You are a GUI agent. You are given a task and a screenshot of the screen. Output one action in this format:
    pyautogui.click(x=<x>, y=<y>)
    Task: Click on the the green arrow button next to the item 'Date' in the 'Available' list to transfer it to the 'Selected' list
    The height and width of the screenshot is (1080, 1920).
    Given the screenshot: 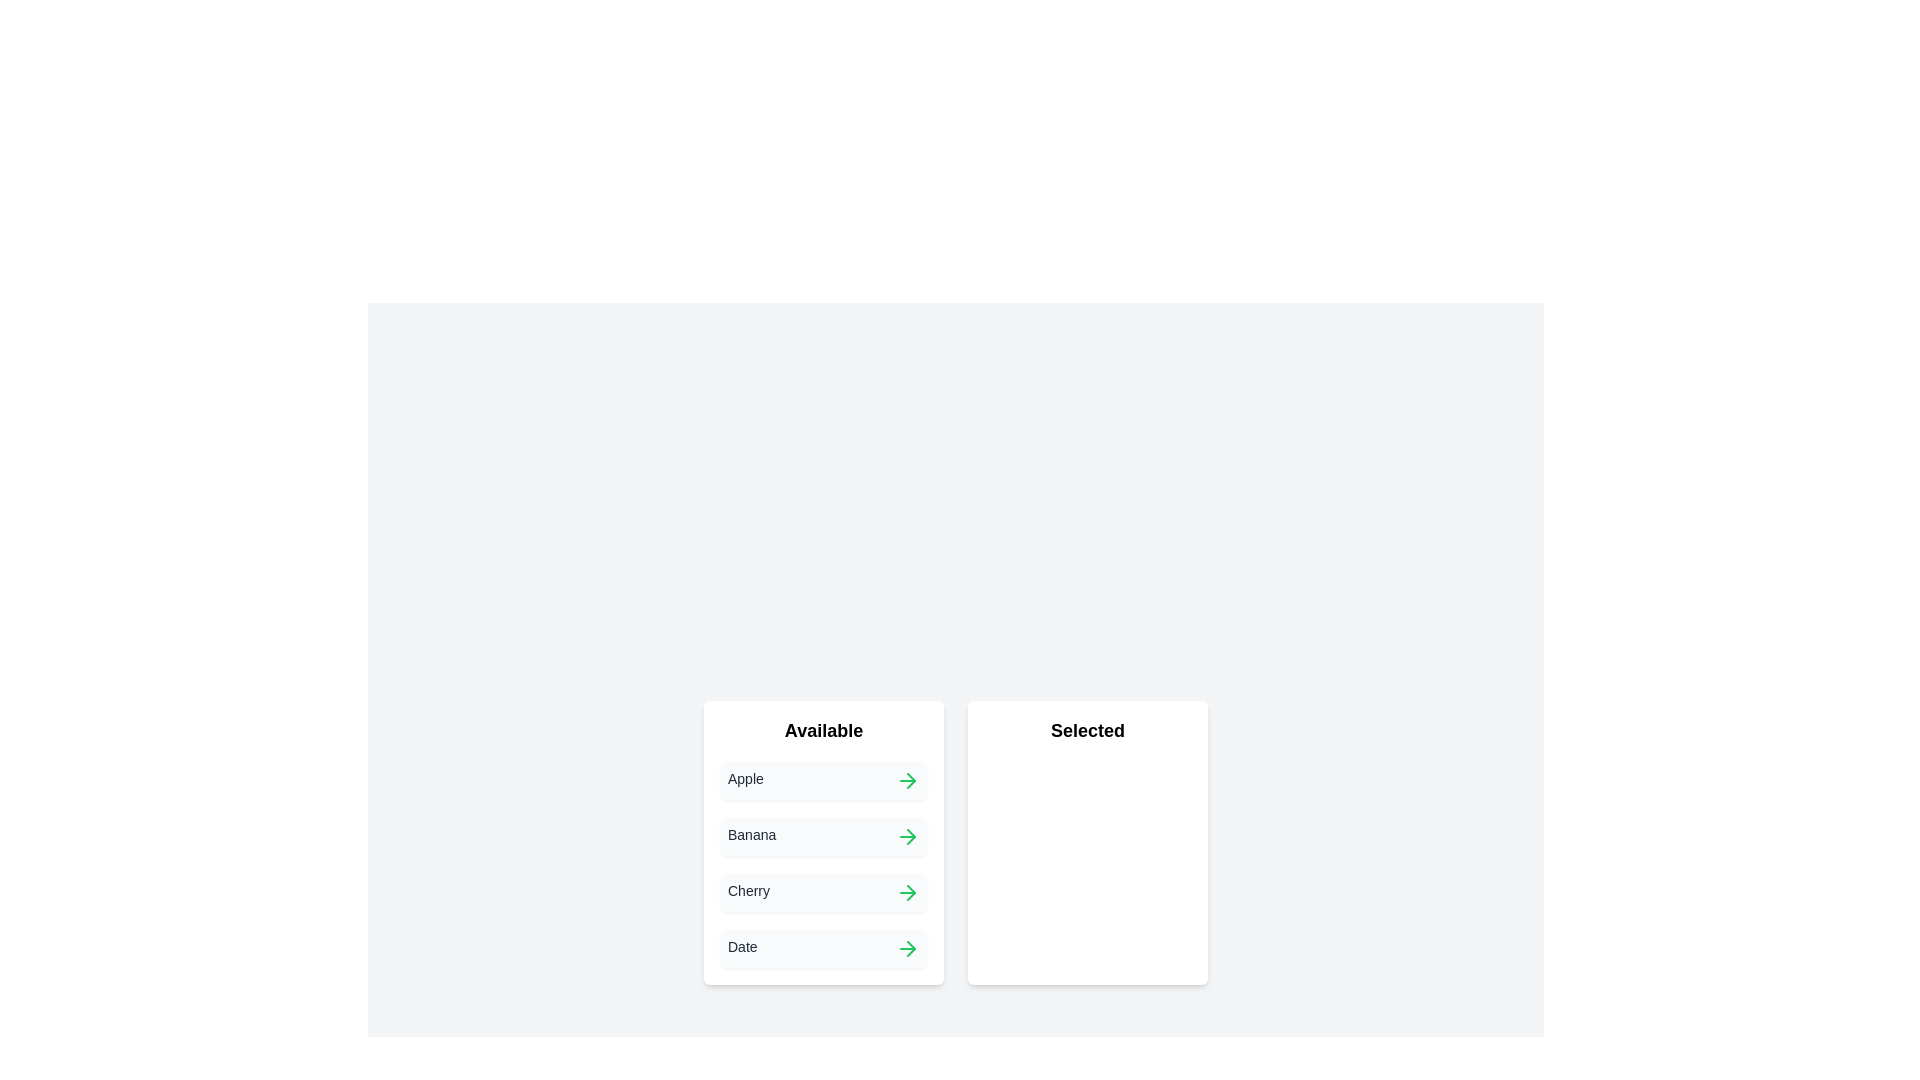 What is the action you would take?
    pyautogui.click(x=906, y=947)
    